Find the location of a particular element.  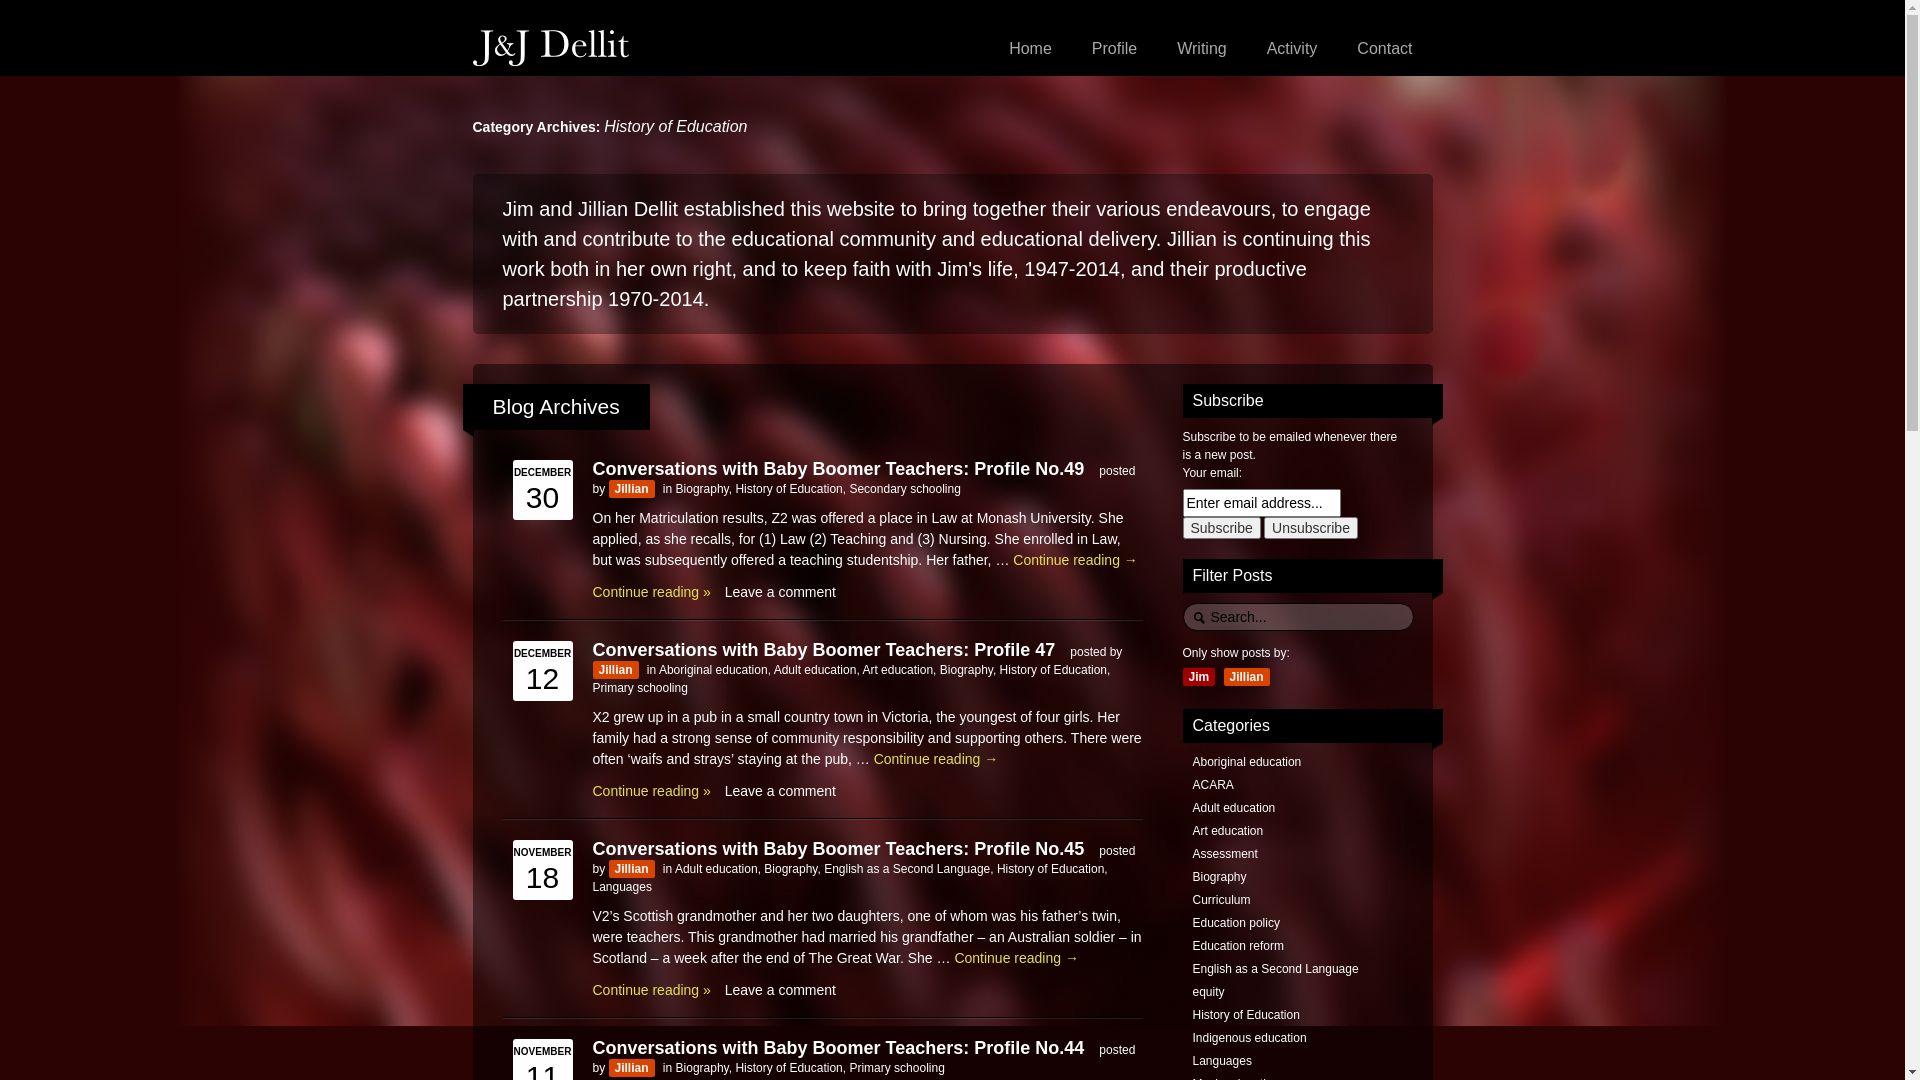

'English as a Second Language' is located at coordinates (824, 867).